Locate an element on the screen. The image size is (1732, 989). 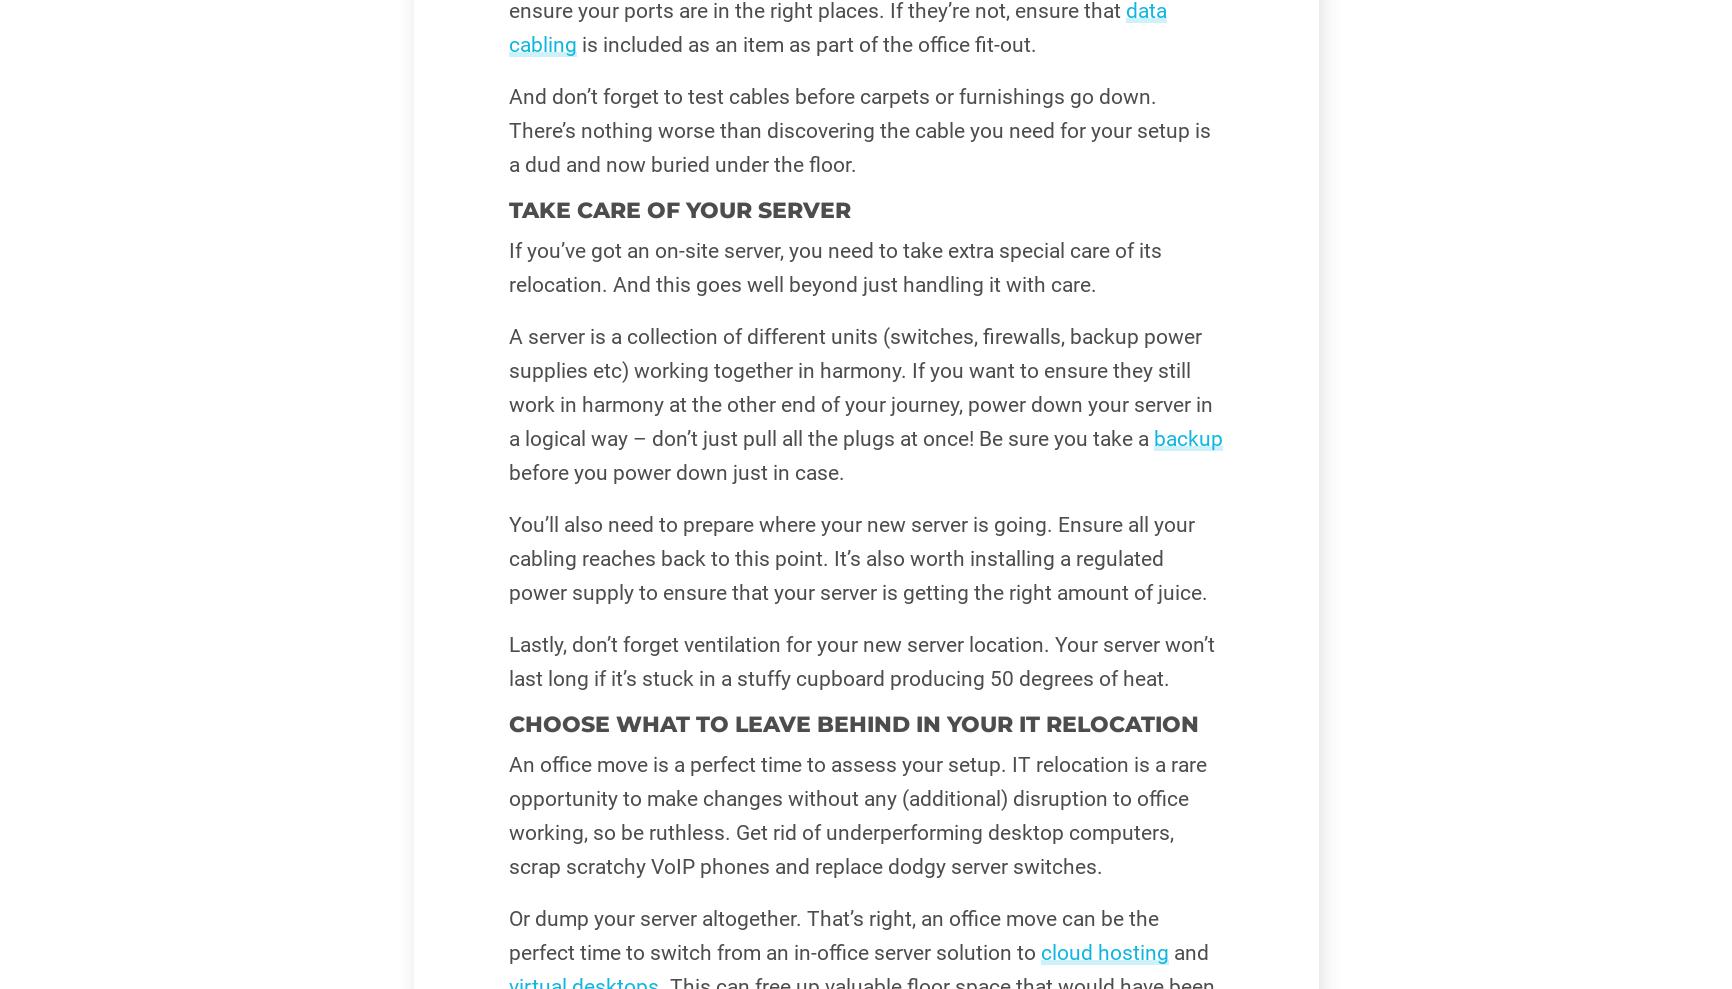
'before you power down just in case.' is located at coordinates (674, 472).